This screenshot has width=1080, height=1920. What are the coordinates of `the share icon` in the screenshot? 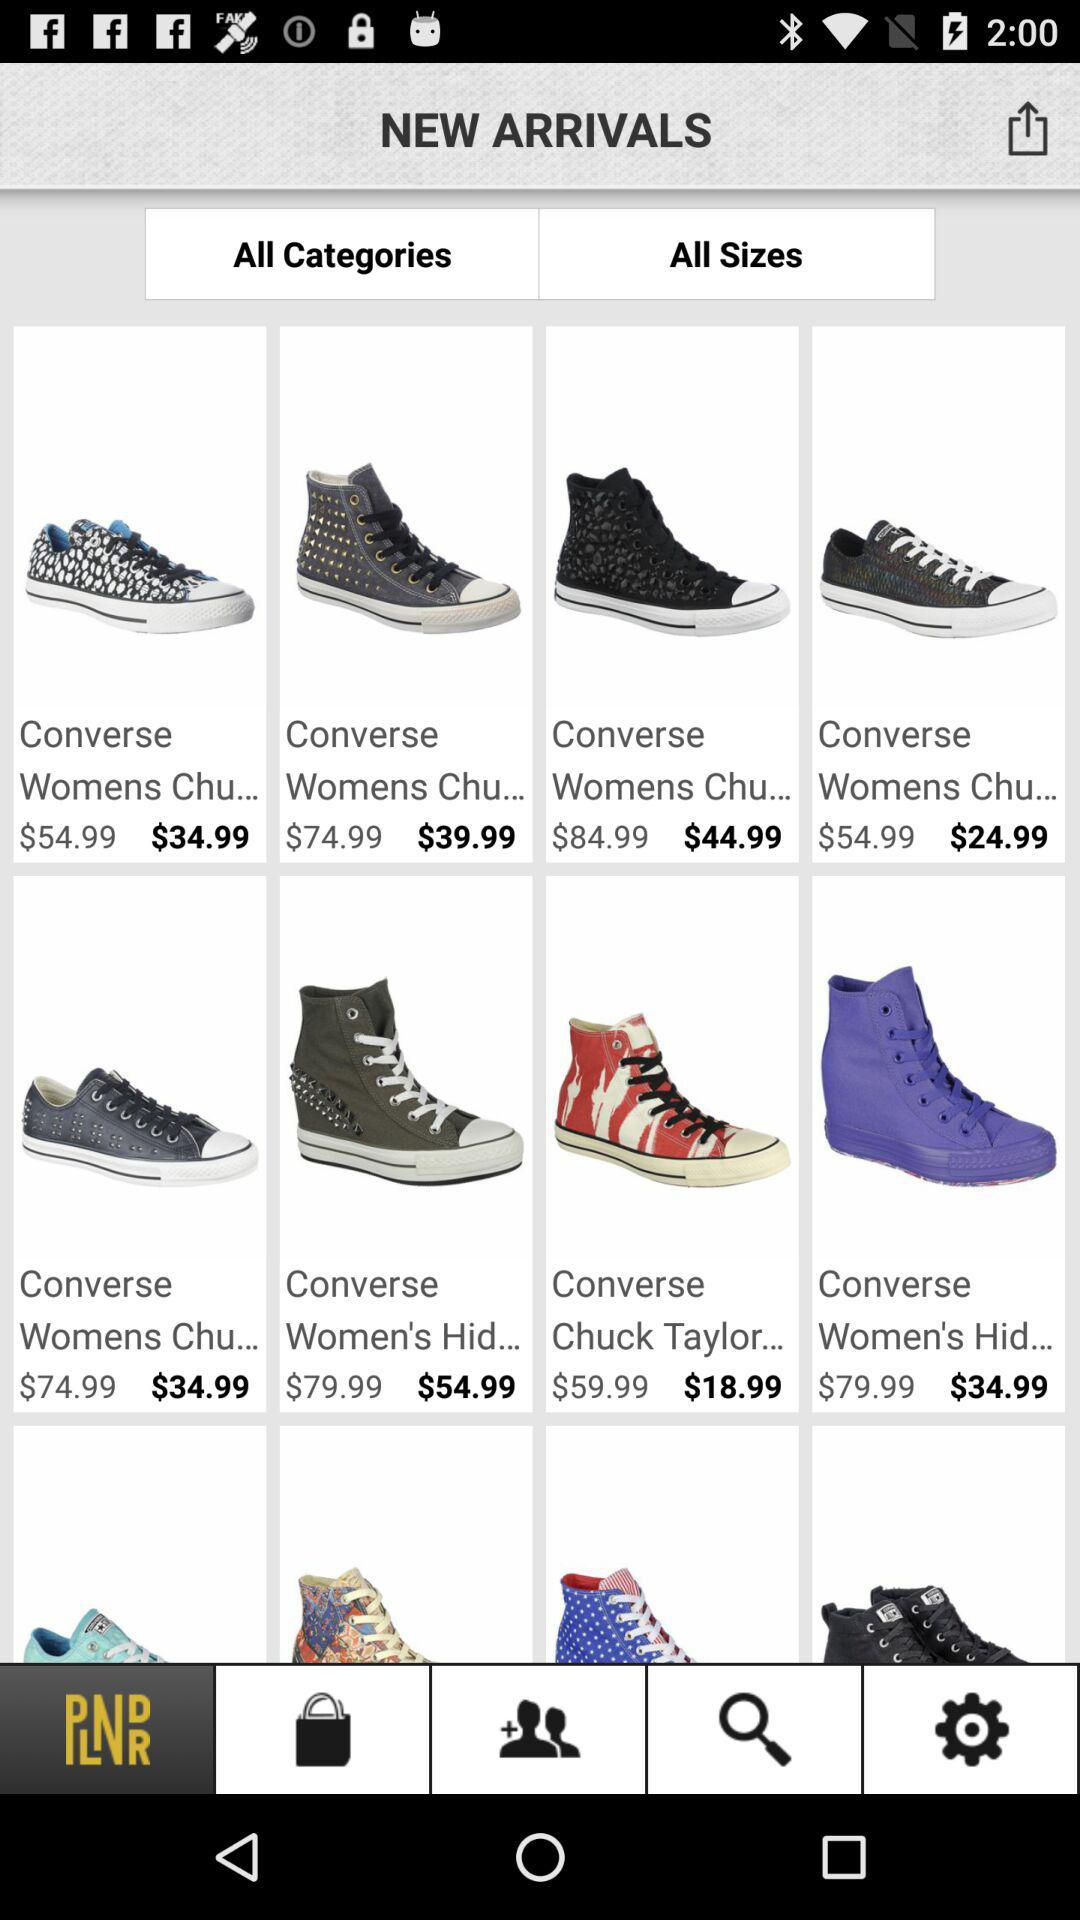 It's located at (1027, 127).